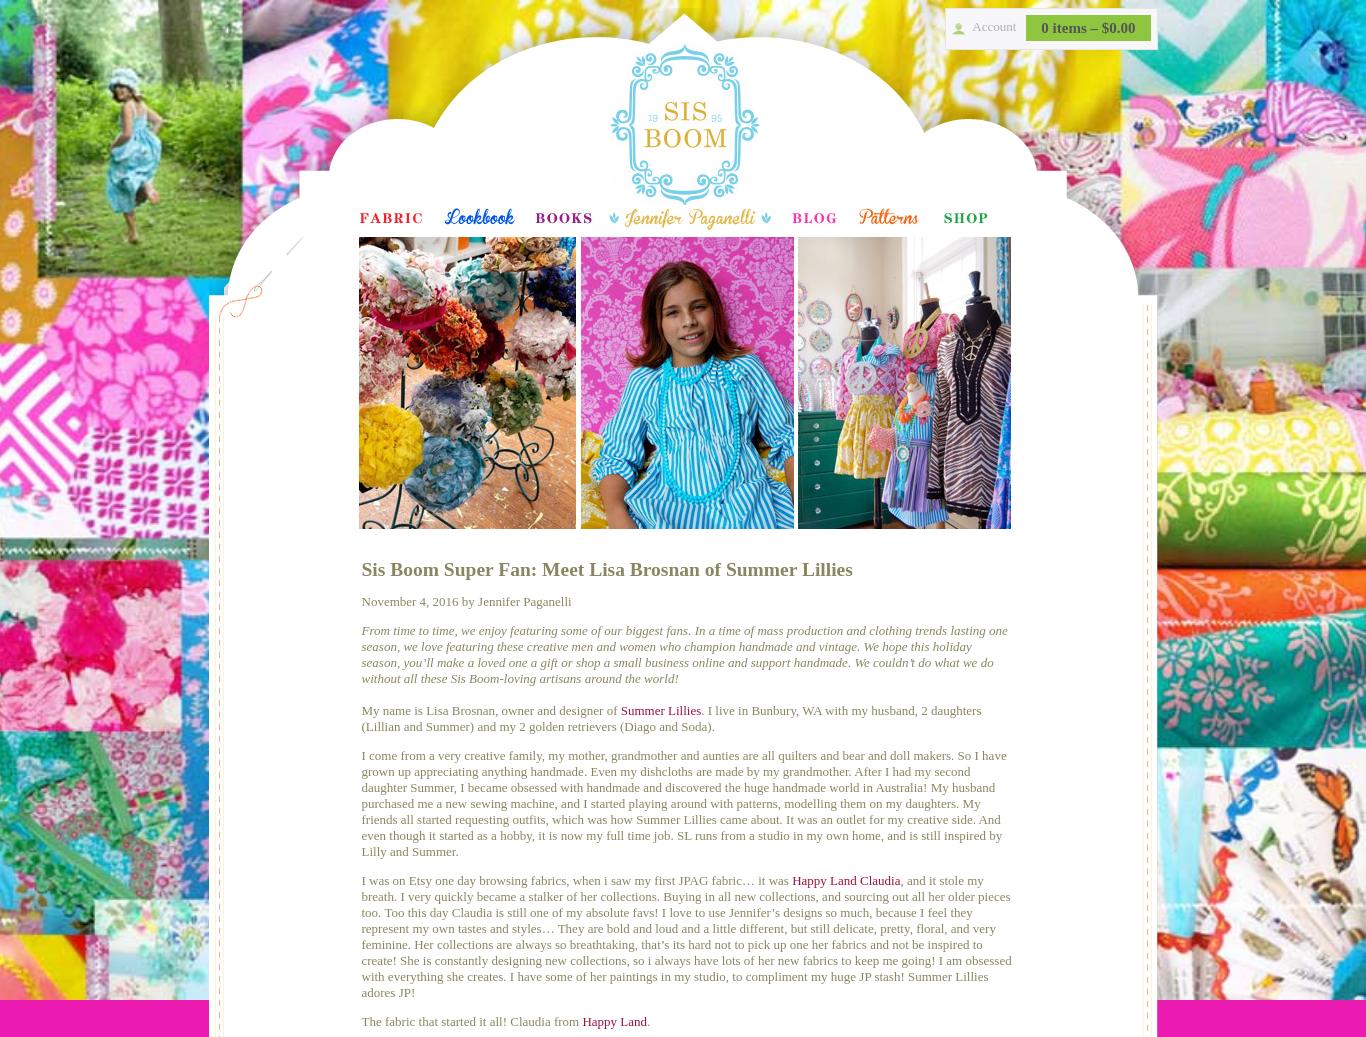 Image resolution: width=1366 pixels, height=1037 pixels. Describe the element at coordinates (659, 710) in the screenshot. I see `'Summer Lillies'` at that location.